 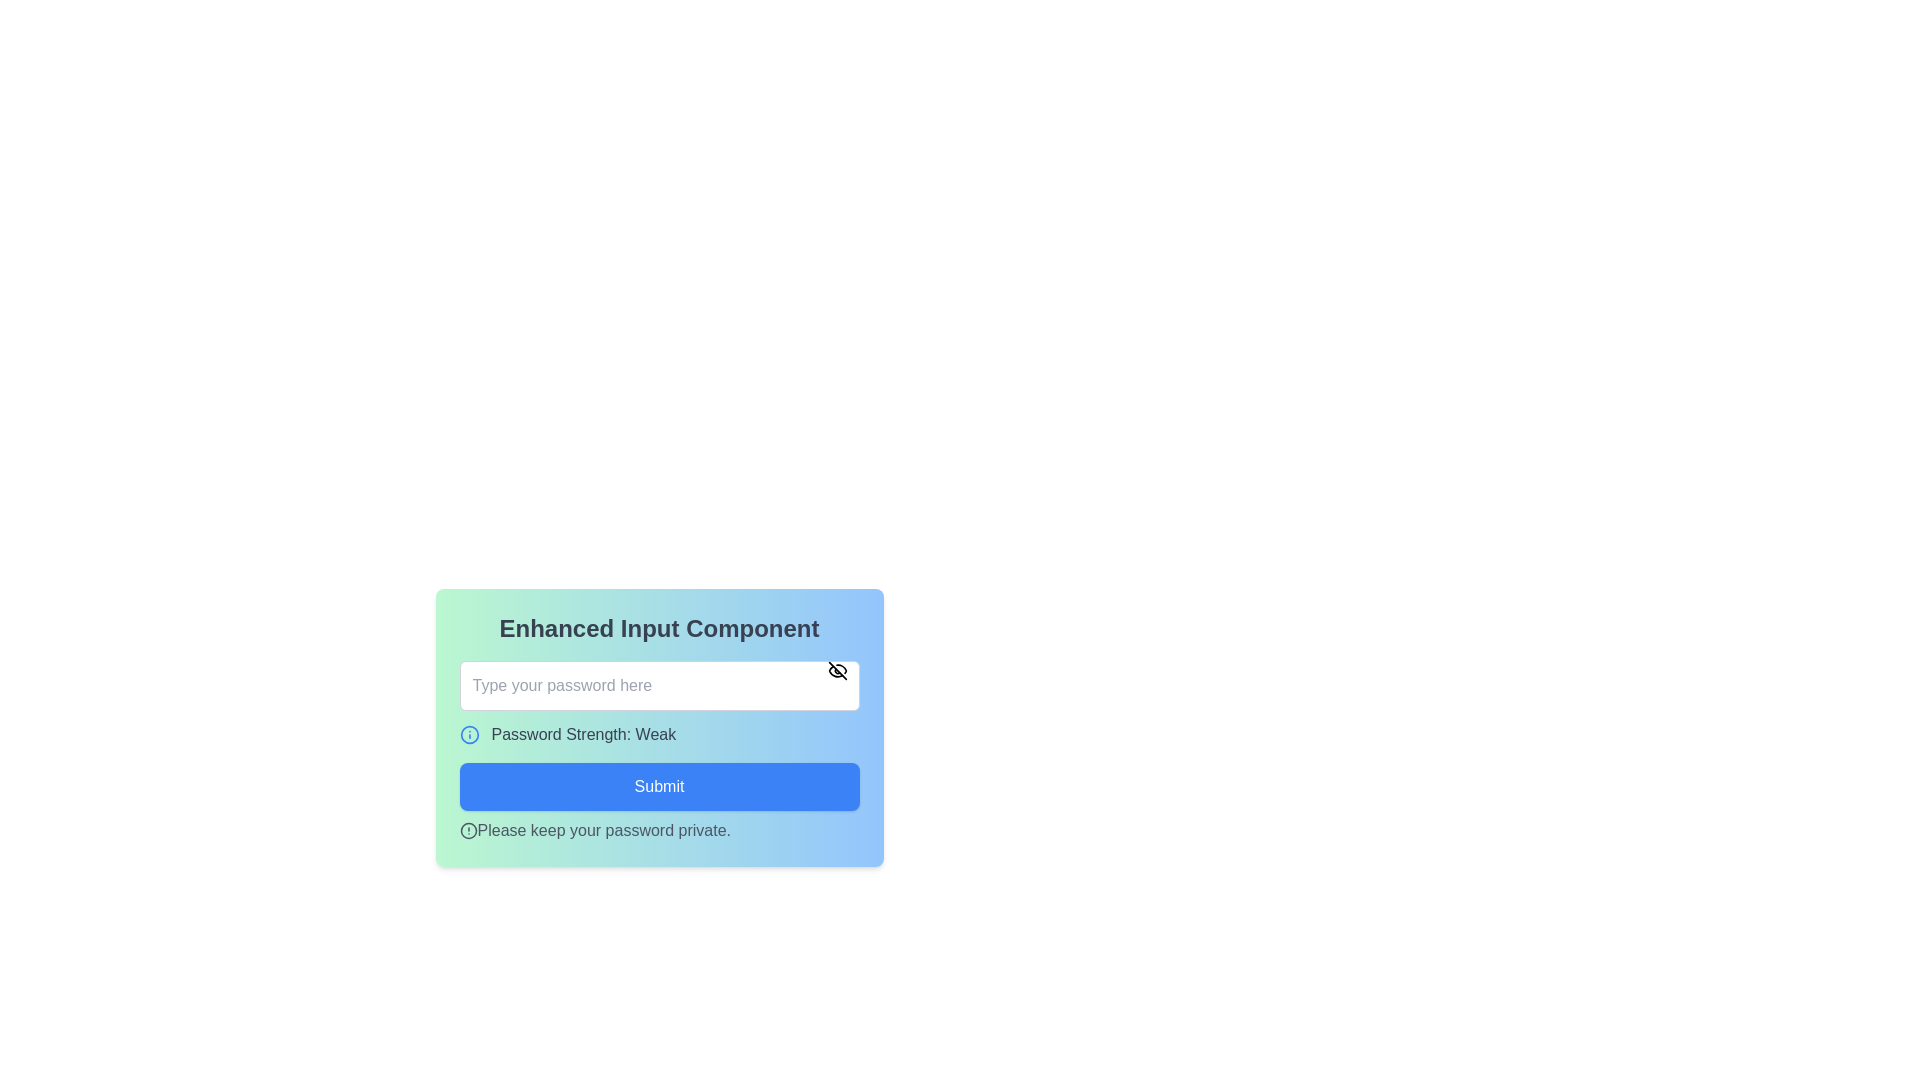 I want to click on the central circular shape of the password strength indicator located to the left of the text 'Password Strength: Weak', so click(x=468, y=735).